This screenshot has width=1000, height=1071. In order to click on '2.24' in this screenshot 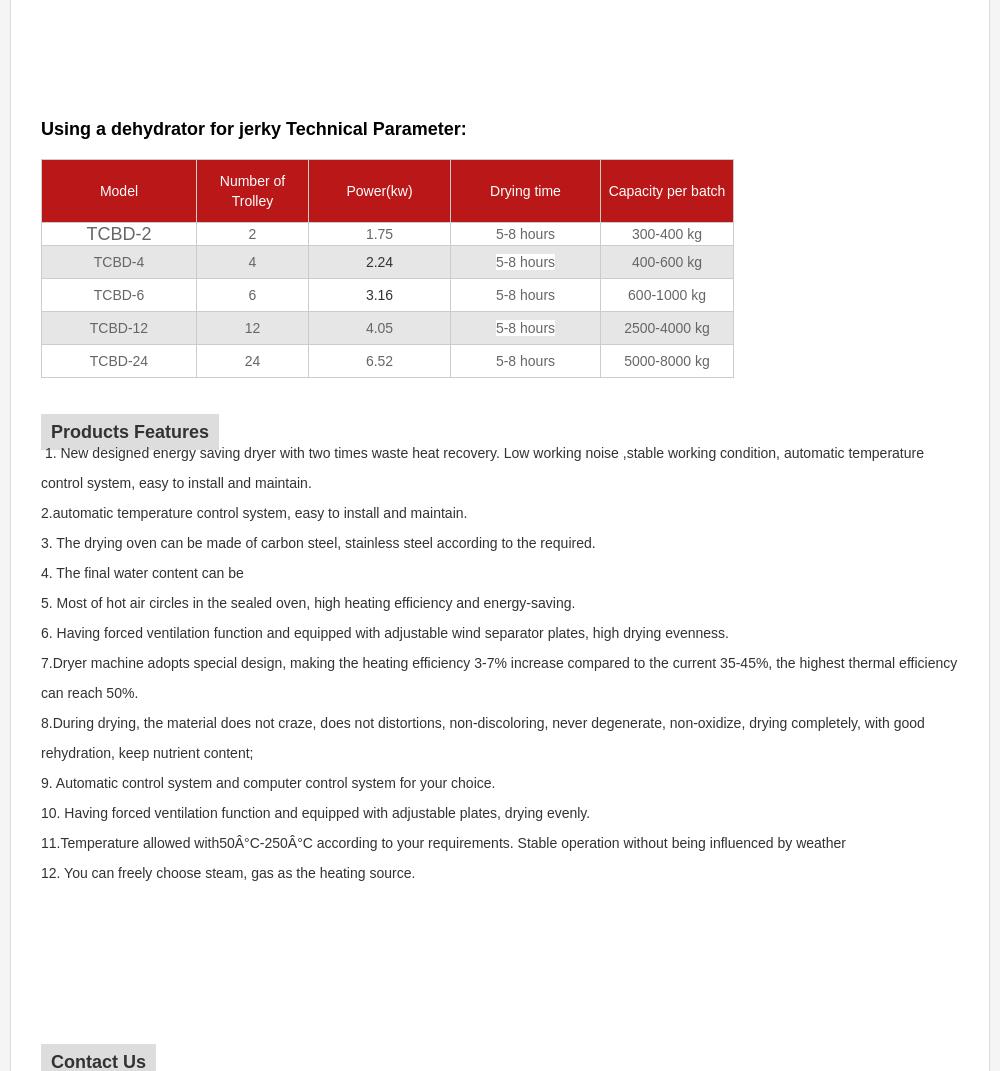, I will do `click(379, 261)`.